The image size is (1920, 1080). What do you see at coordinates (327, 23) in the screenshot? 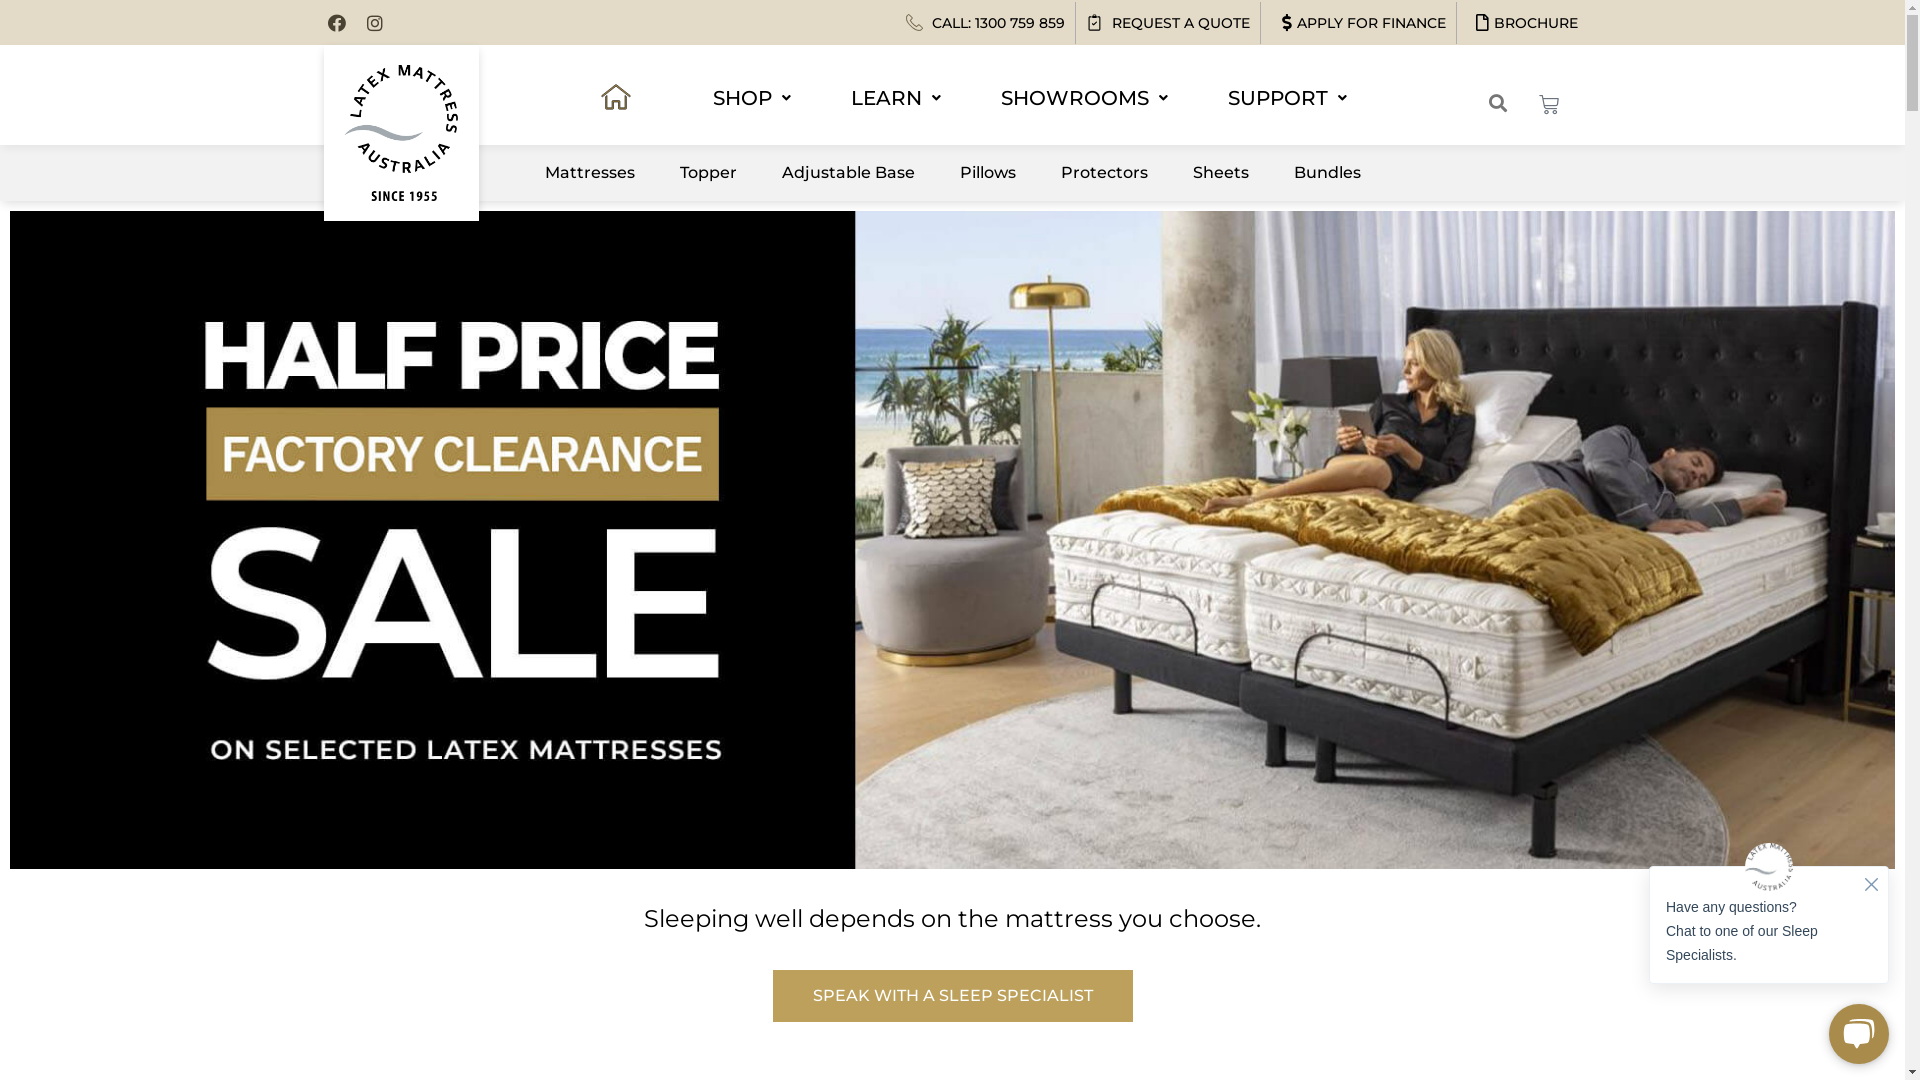
I see `'Facebook'` at bounding box center [327, 23].